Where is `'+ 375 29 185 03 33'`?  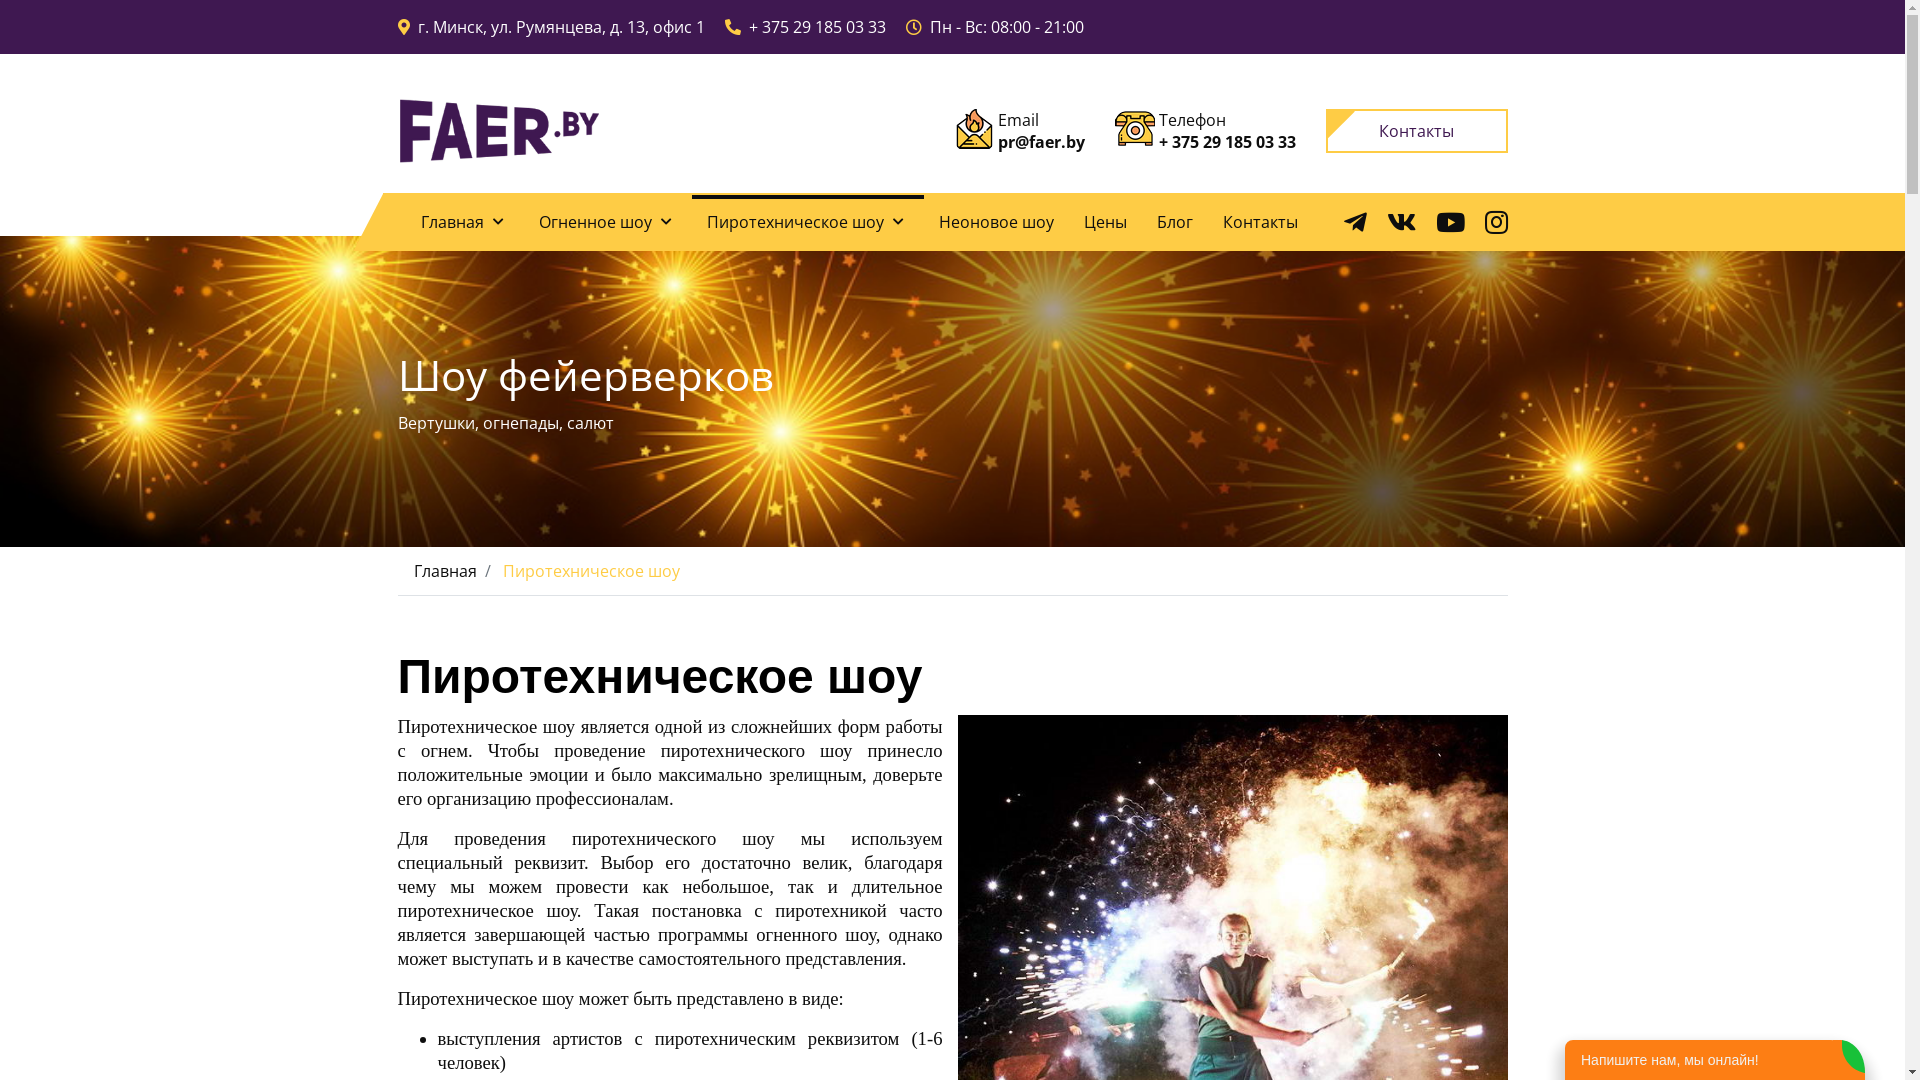
'+ 375 29 185 03 33' is located at coordinates (816, 27).